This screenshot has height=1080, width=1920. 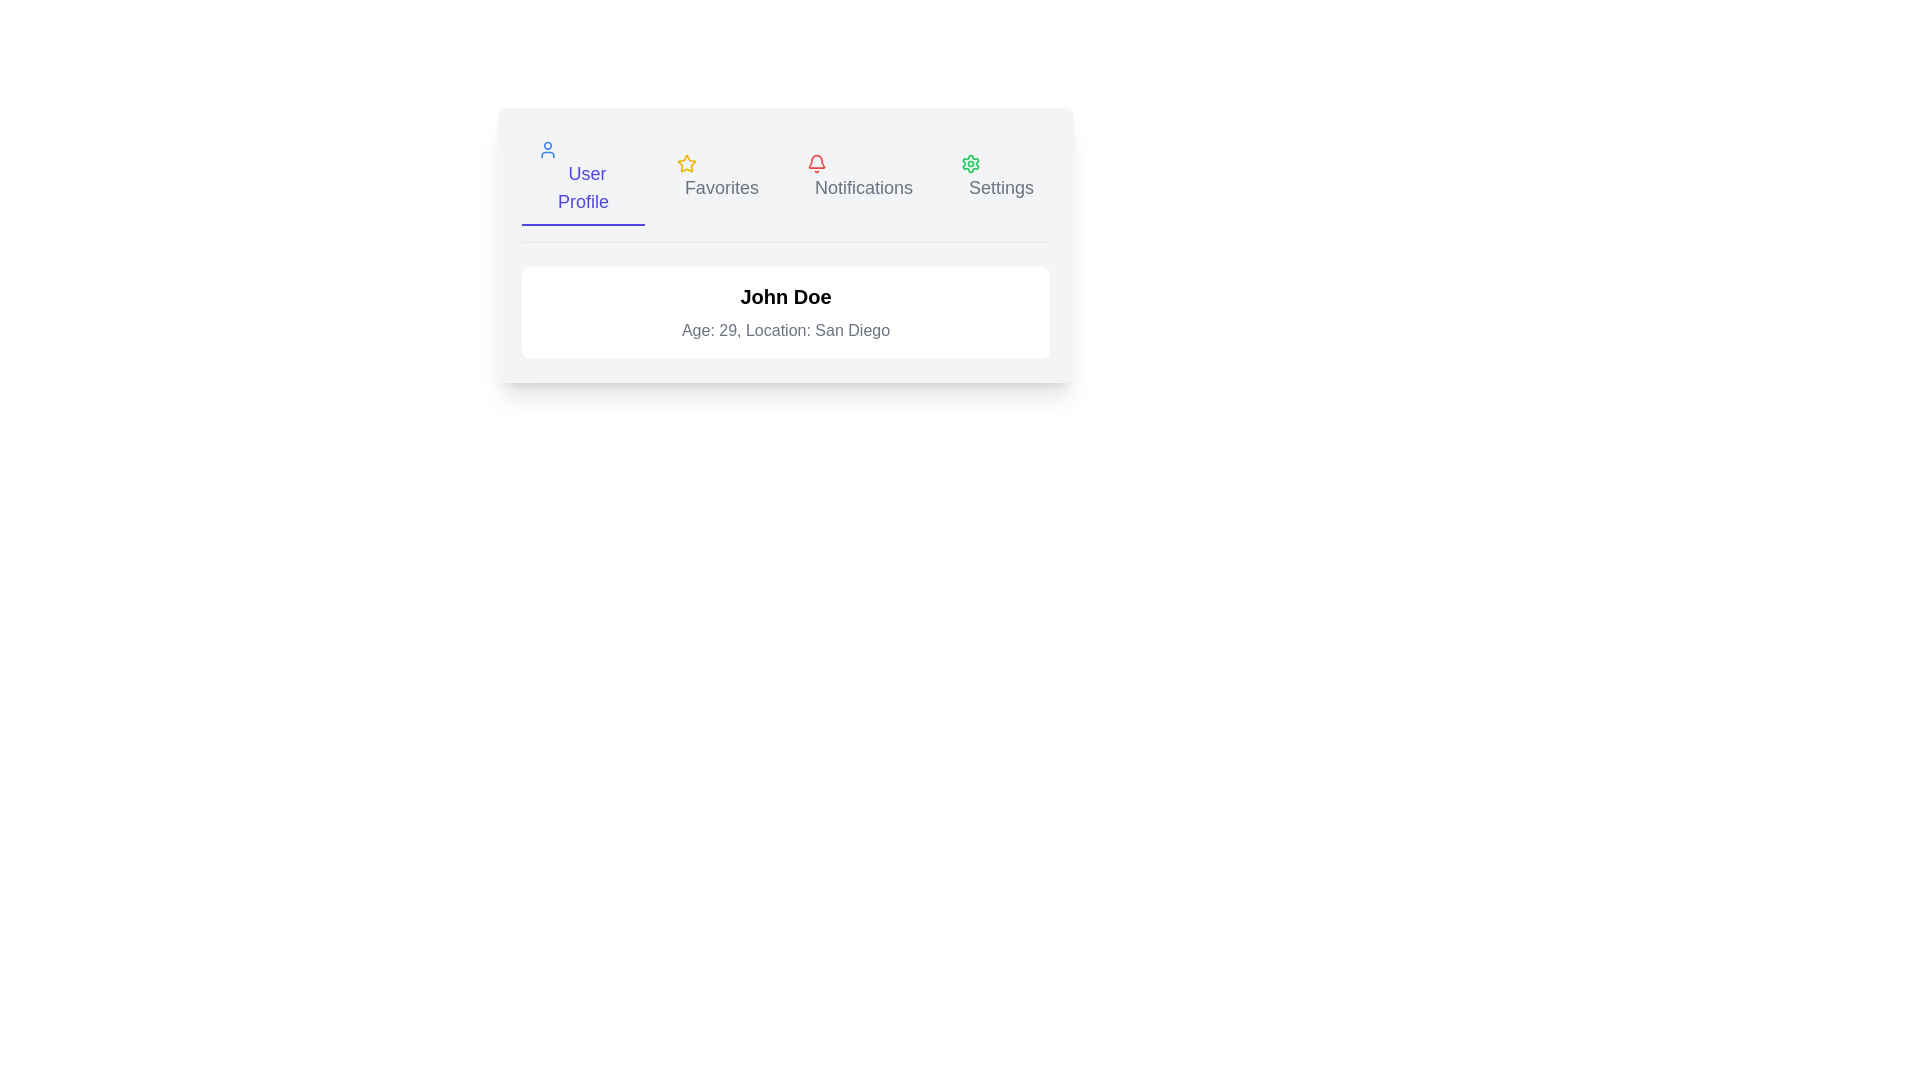 What do you see at coordinates (547, 149) in the screenshot?
I see `the user icon, which is an outline of a person in blue color, located in the navigation header as the first element in the 'User Profile' tab` at bounding box center [547, 149].